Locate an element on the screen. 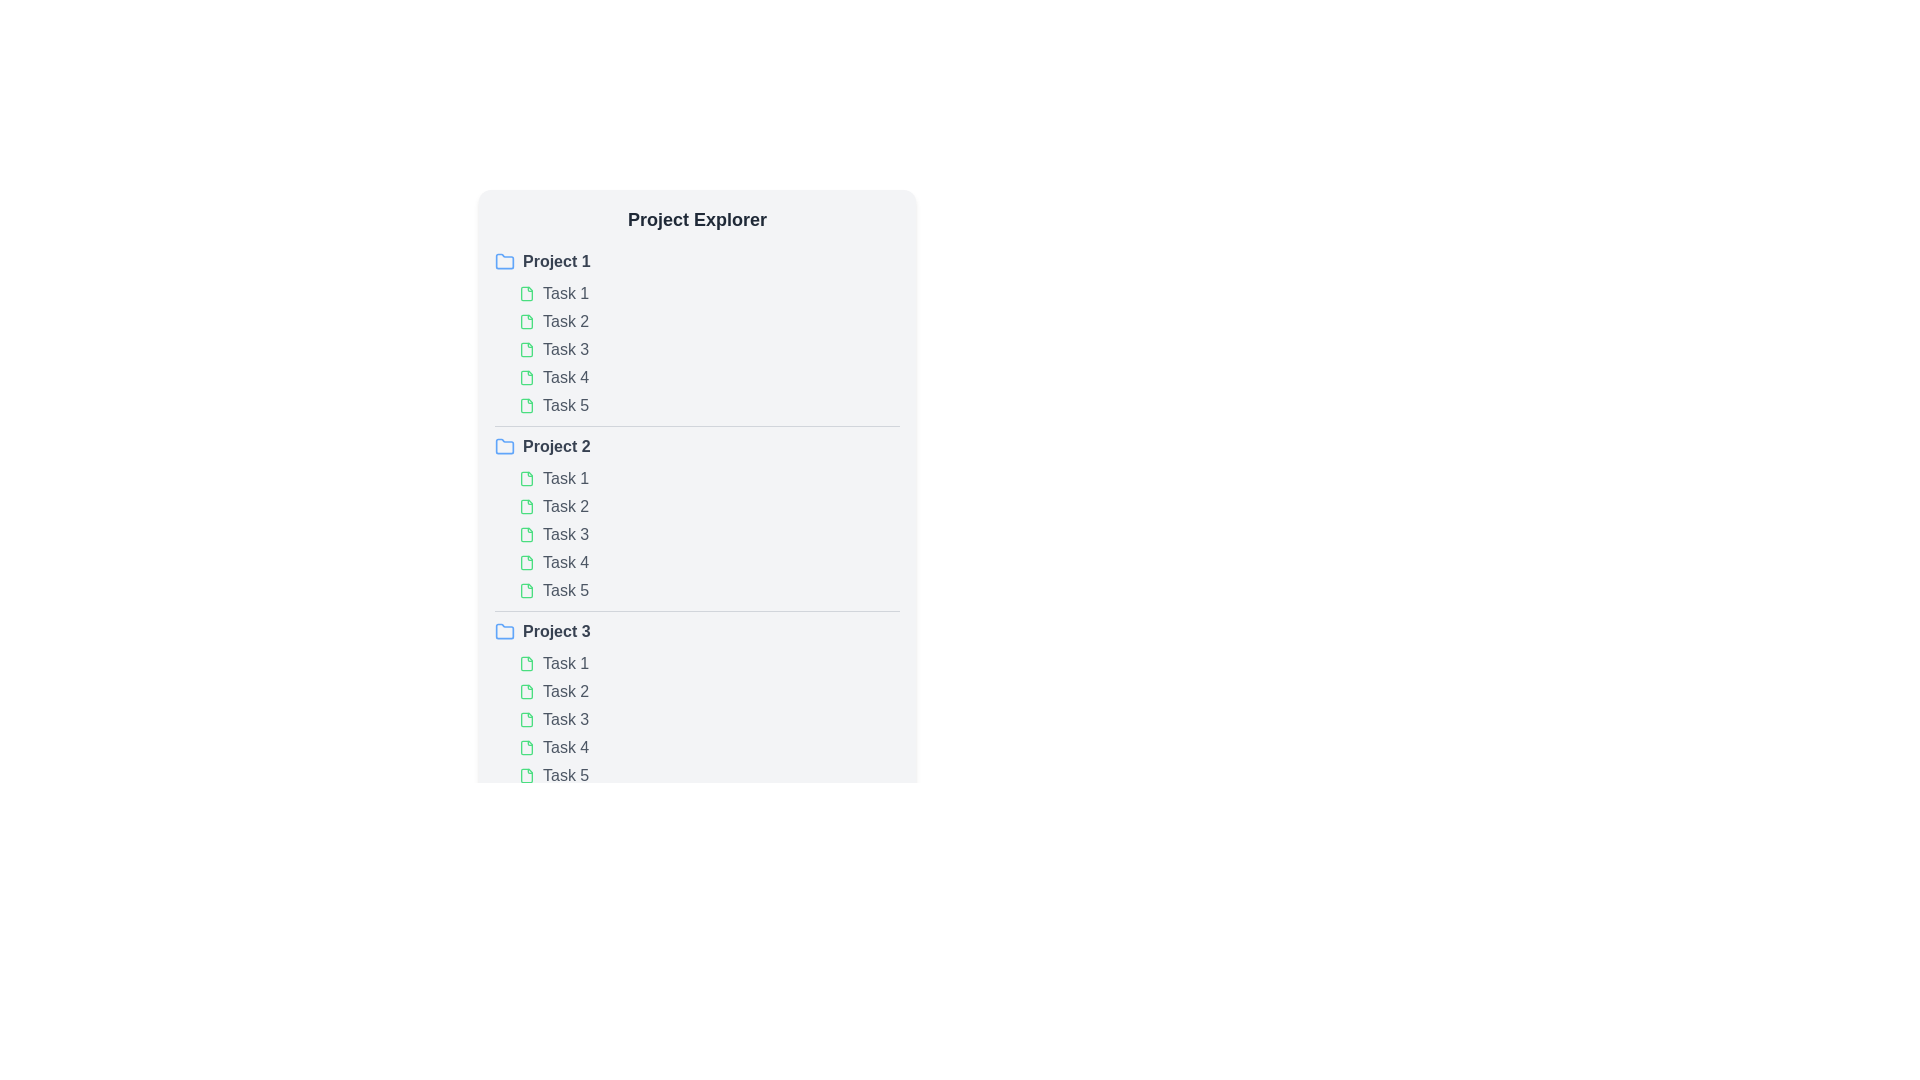  the icon representing the visual marker for the task item labeled 'Task 3' in the 'Project 1' section is located at coordinates (527, 349).